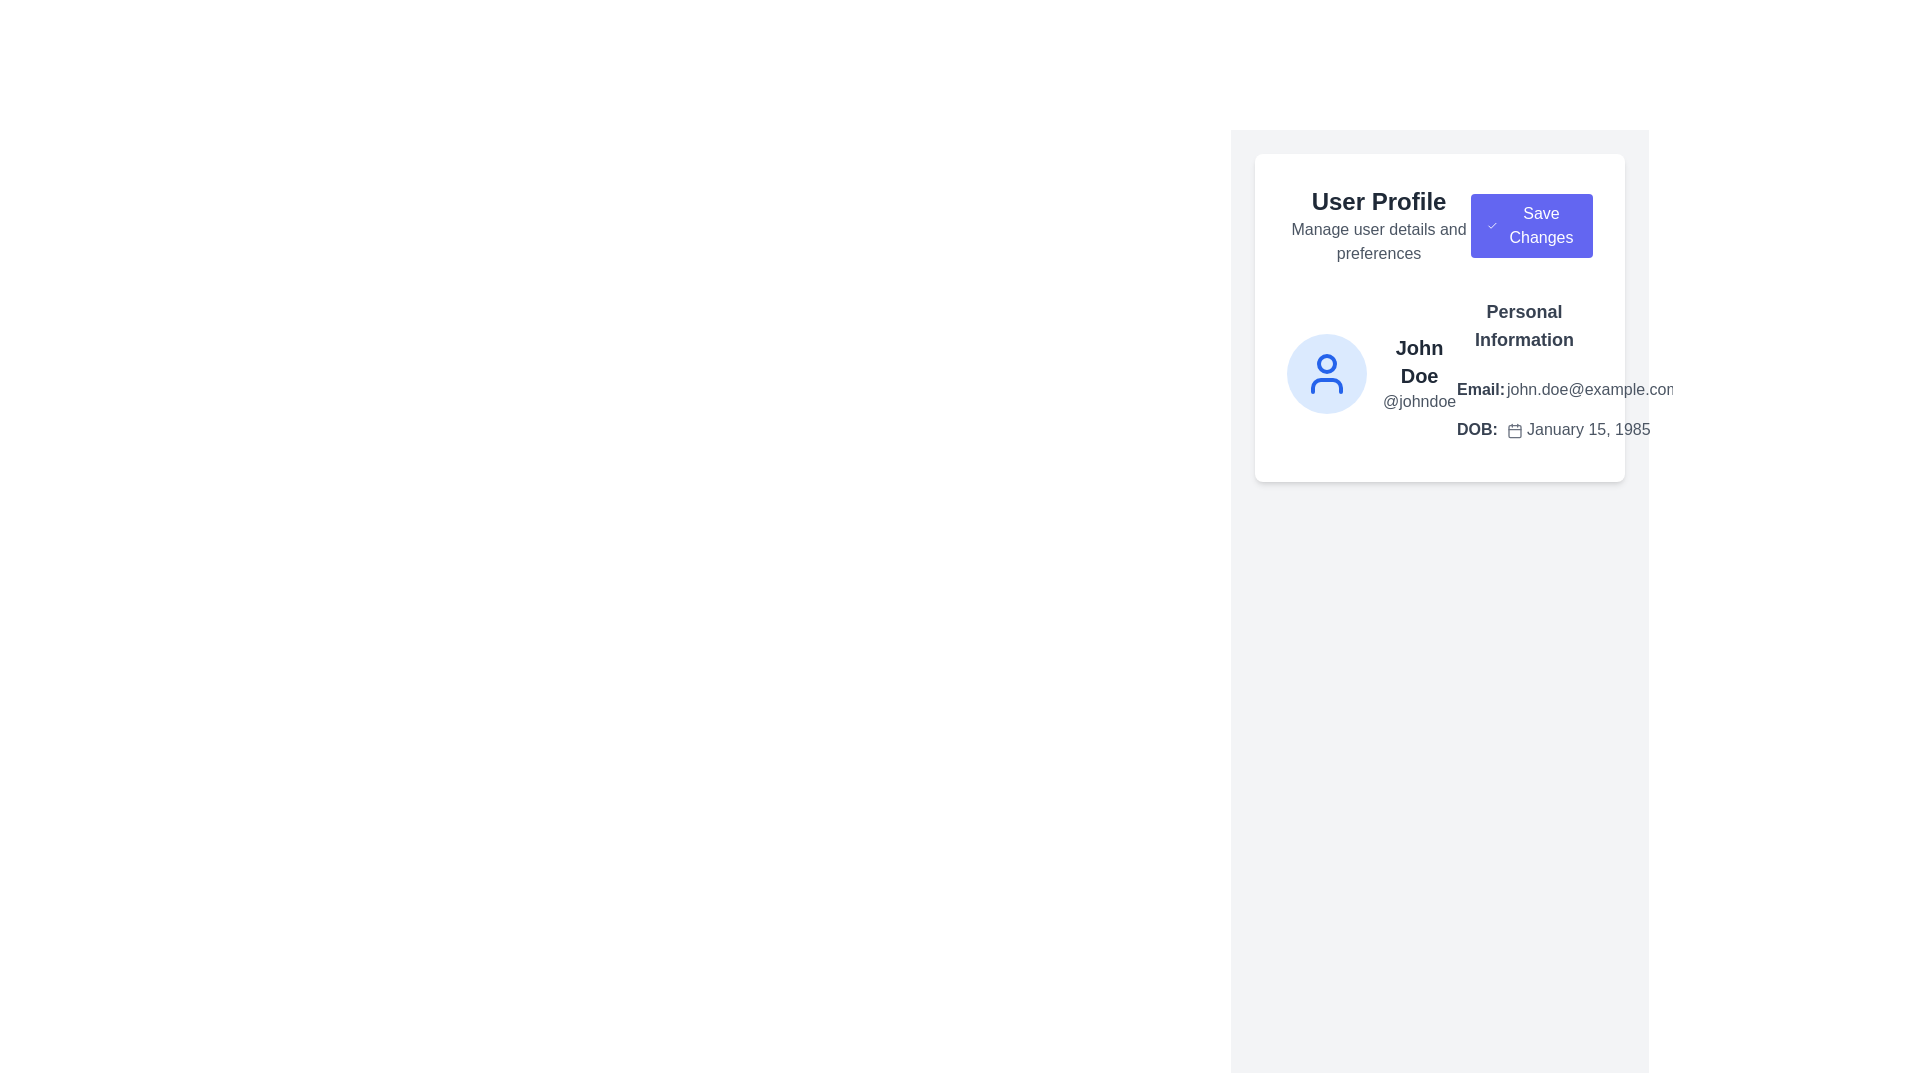  I want to click on the Text Label with Icon that displays the user's date of birth, located under the 'Email:' line and next to the email address entry, so click(1567, 428).